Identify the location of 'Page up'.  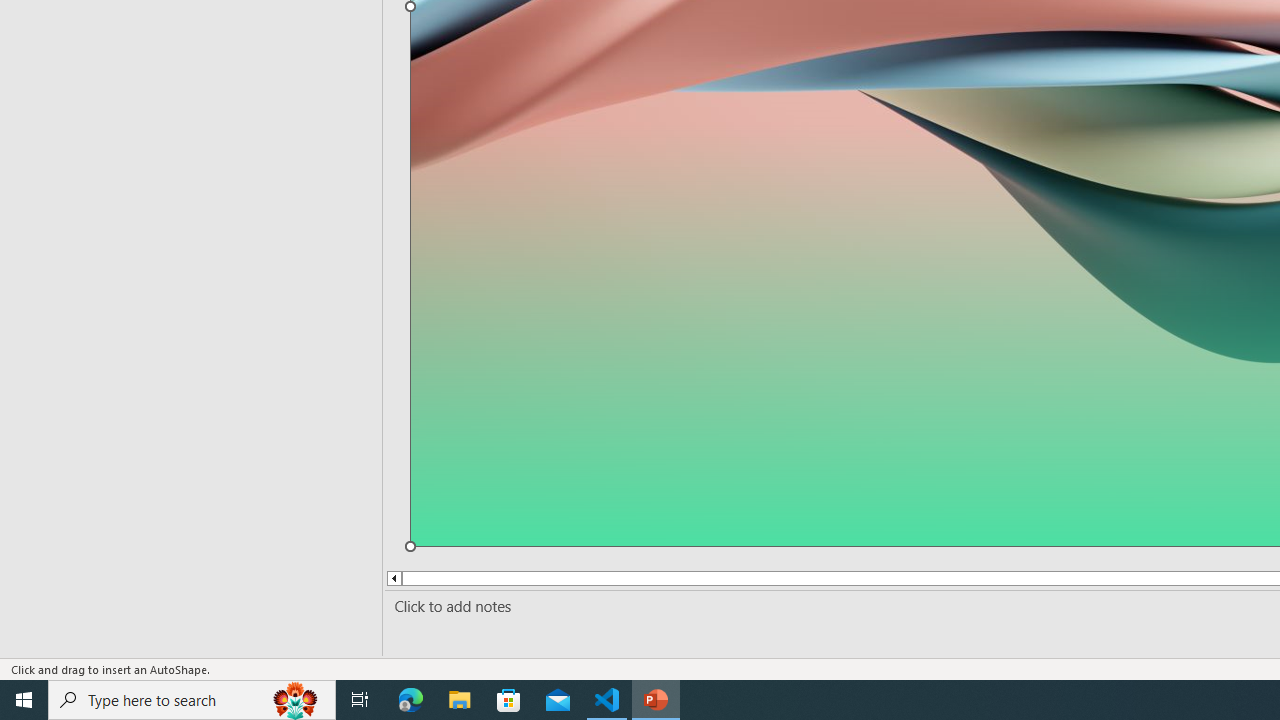
(425, 578).